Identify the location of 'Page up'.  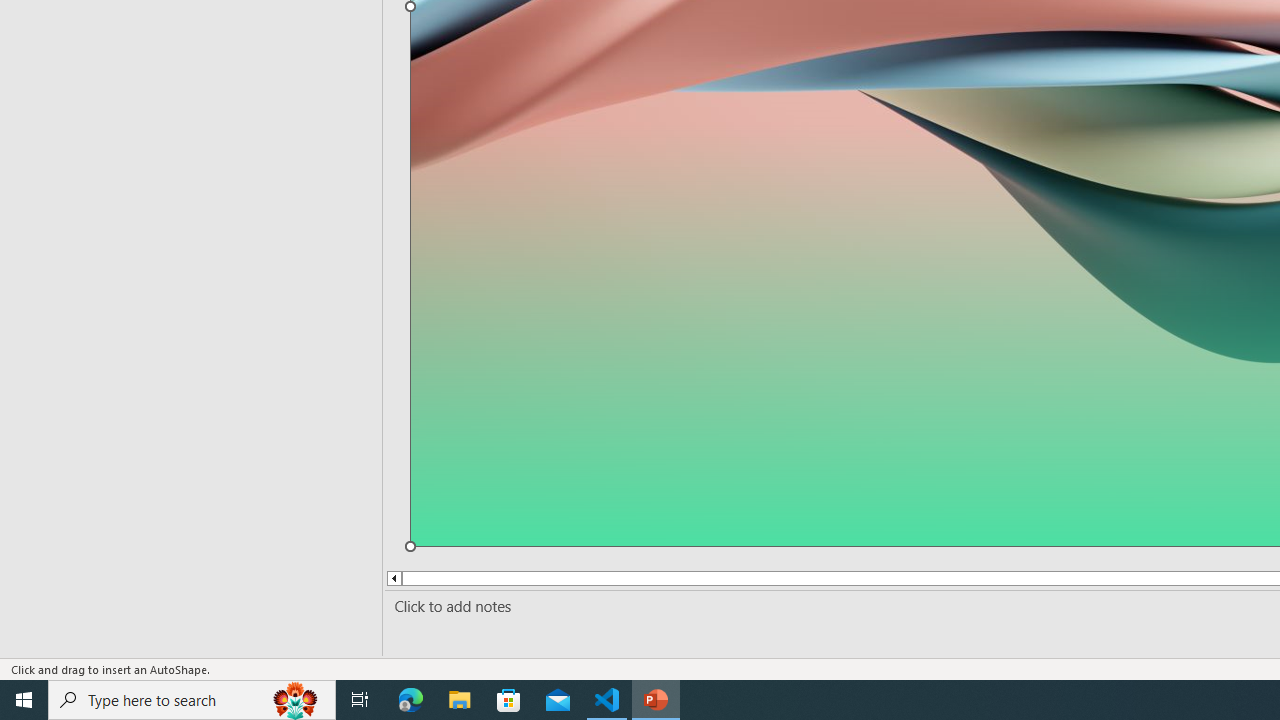
(425, 578).